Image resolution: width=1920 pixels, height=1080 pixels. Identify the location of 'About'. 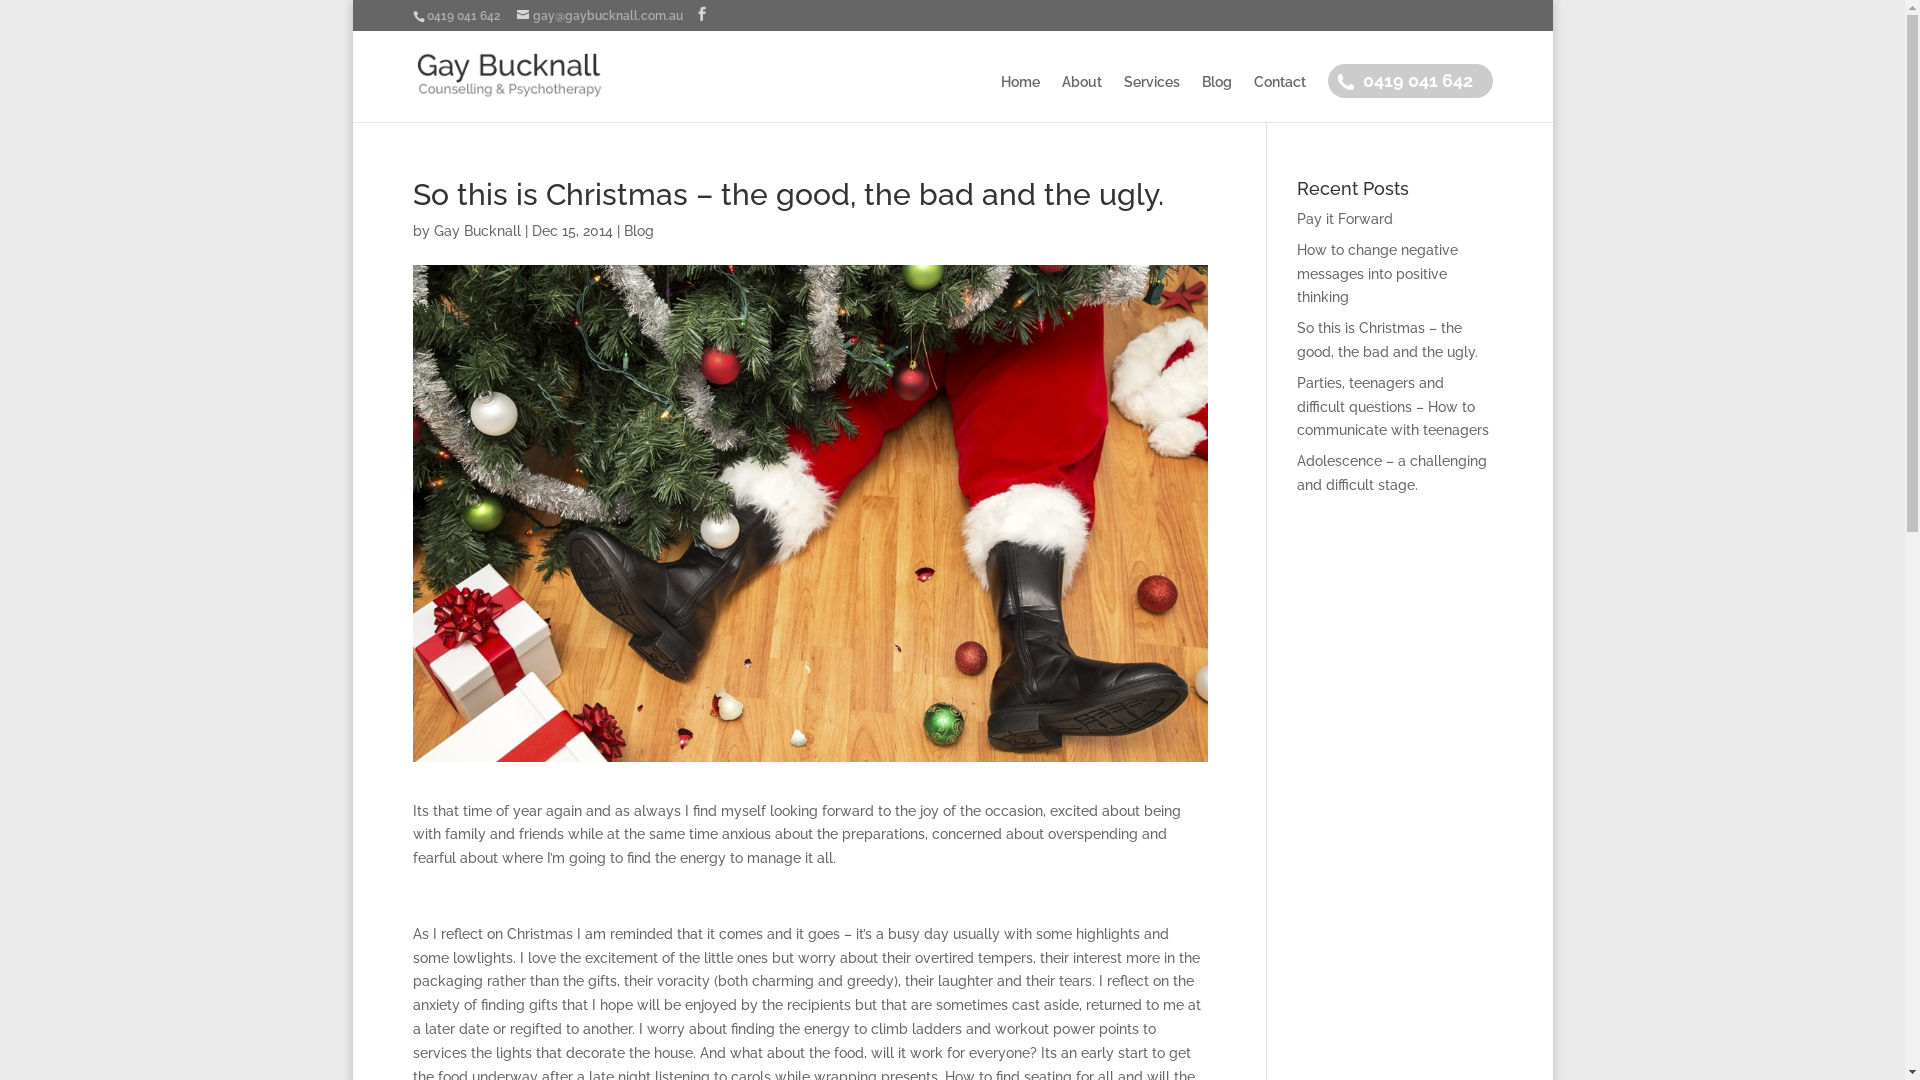
(1080, 98).